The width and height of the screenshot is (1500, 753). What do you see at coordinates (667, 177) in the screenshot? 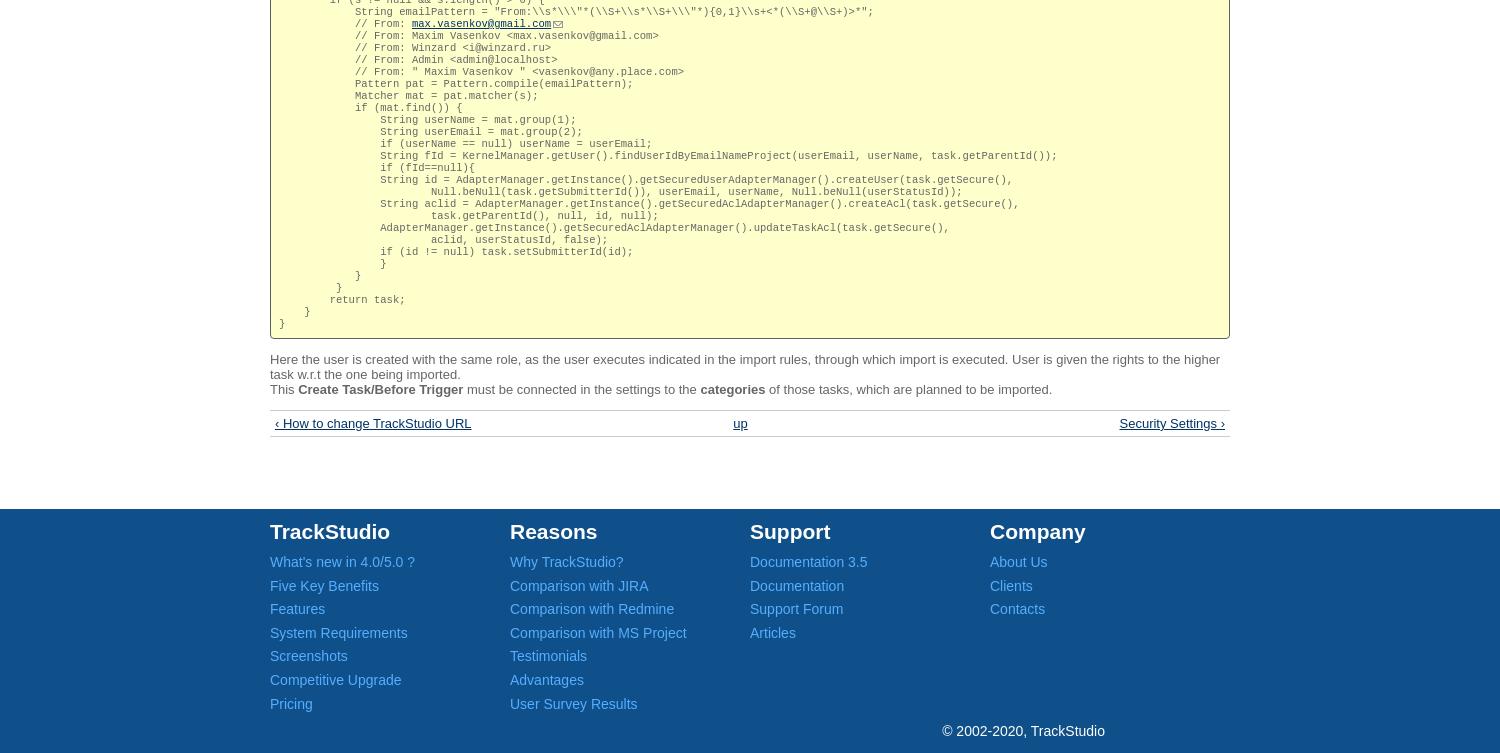
I see `'// From: Maxim Vasenkov <max.vasenkov@gmail.com>
            // From: Winzard <i@winzard.ru>
            // From: Admin <admin@localhost>
            // From: " Maxim Vasenkov " <vasenkov@any.place.com>
            Pattern pat = Pattern.compile(emailPattern);
            Matcher mat = pat.matcher(s);
            if (mat.find()) {
                String userName = mat.group(1);
                String userEmail = mat.group(2);
                if (userName == null) userName = userEmail;
                String fId = KernelManager.getUser().findUserIdByEmailNameProject(userEmail, userName, task.getParentId());
                if (fId==null){
                String id = AdapterManager.getInstance().getSecuredUserAdapterManager().createUser(task.getSecure(),
                        Null.beNull(task.getSubmitterId()), userEmail, userName, Null.beNull(userStatusId));
                String aclid = AdapterManager.getInstance().getSecuredAclAdapterManager().createAcl(task.getSecure(),
                        task.getParentId(), null, id, null);
                AdapterManager.getInstance().getSecuredAclAdapterManager().updateTaskAcl(task.getSecure(),
                        aclid, userStatusId, false);
                if (id != null) task.setSubmitterId(id);
                }
            }
         }
        return task;
    }
}'` at bounding box center [667, 177].